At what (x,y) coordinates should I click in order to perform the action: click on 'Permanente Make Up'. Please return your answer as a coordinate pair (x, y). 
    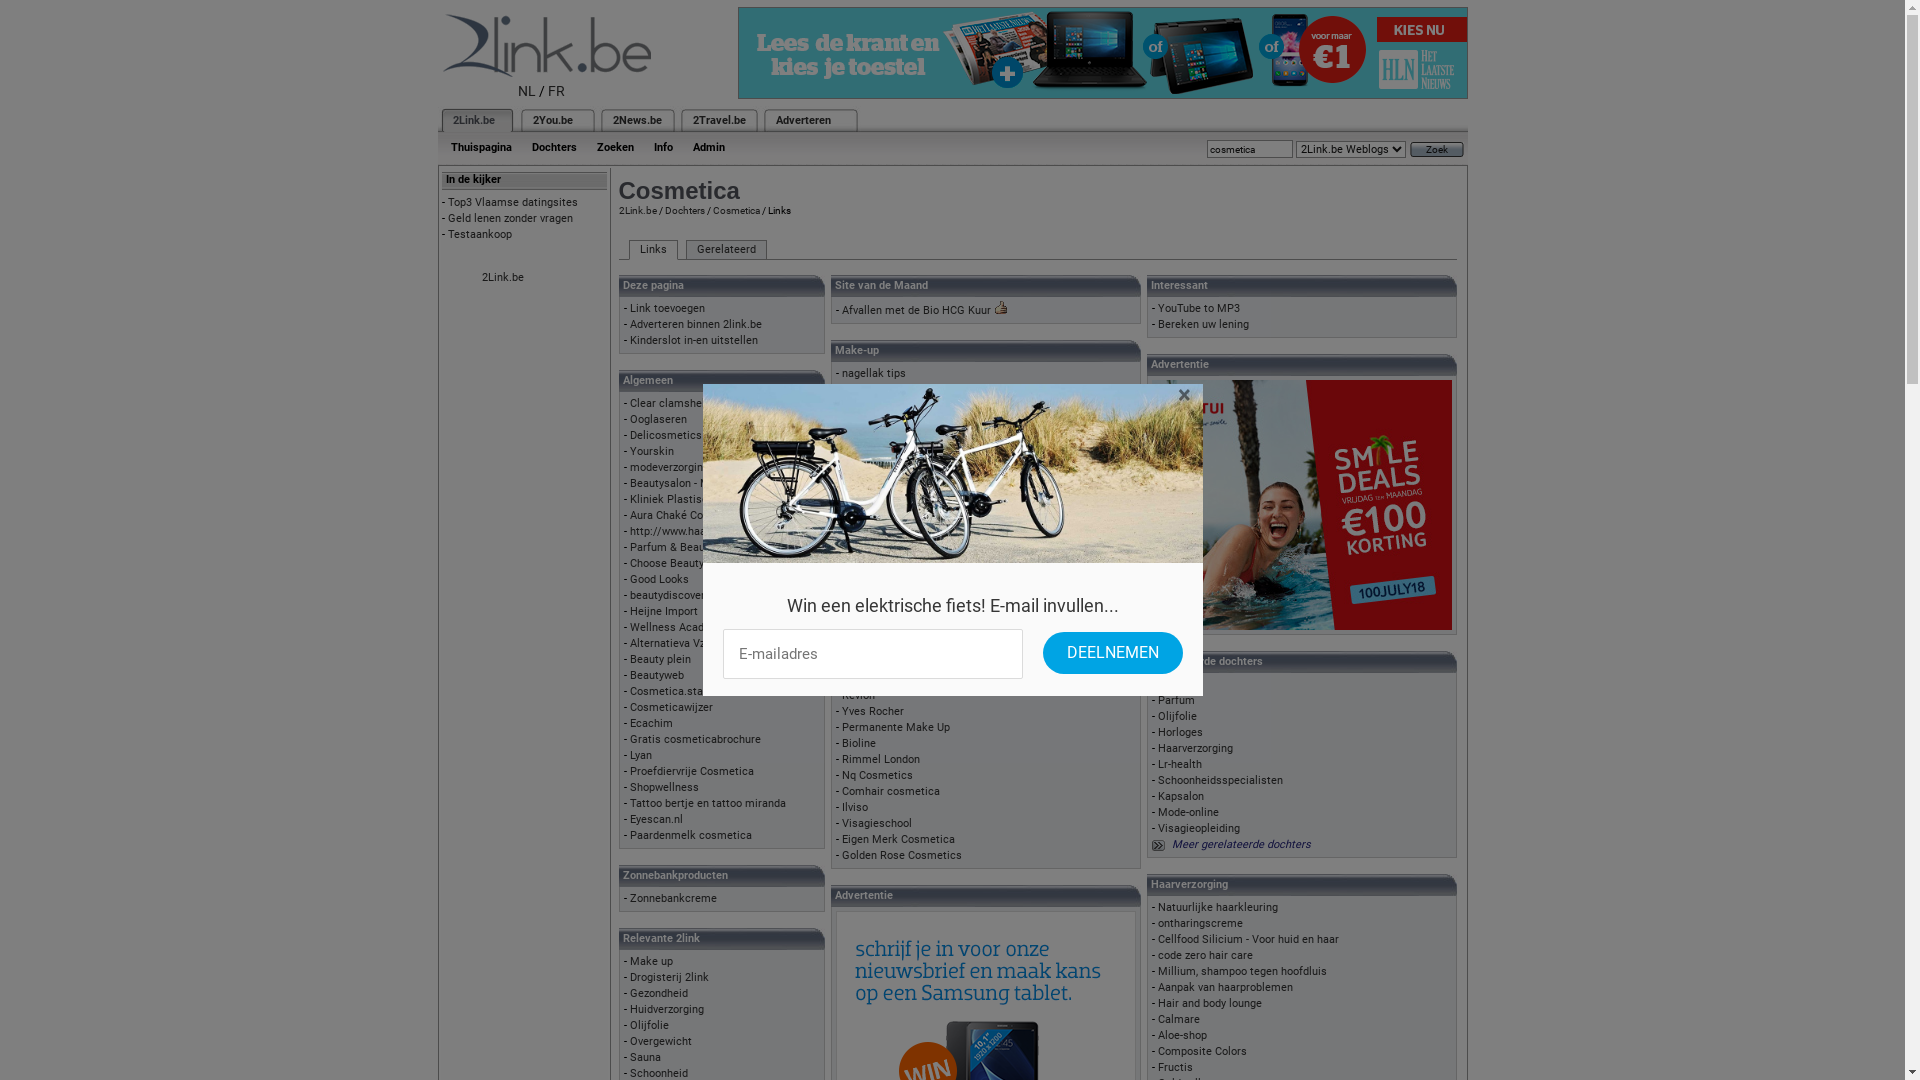
    Looking at the image, I should click on (895, 727).